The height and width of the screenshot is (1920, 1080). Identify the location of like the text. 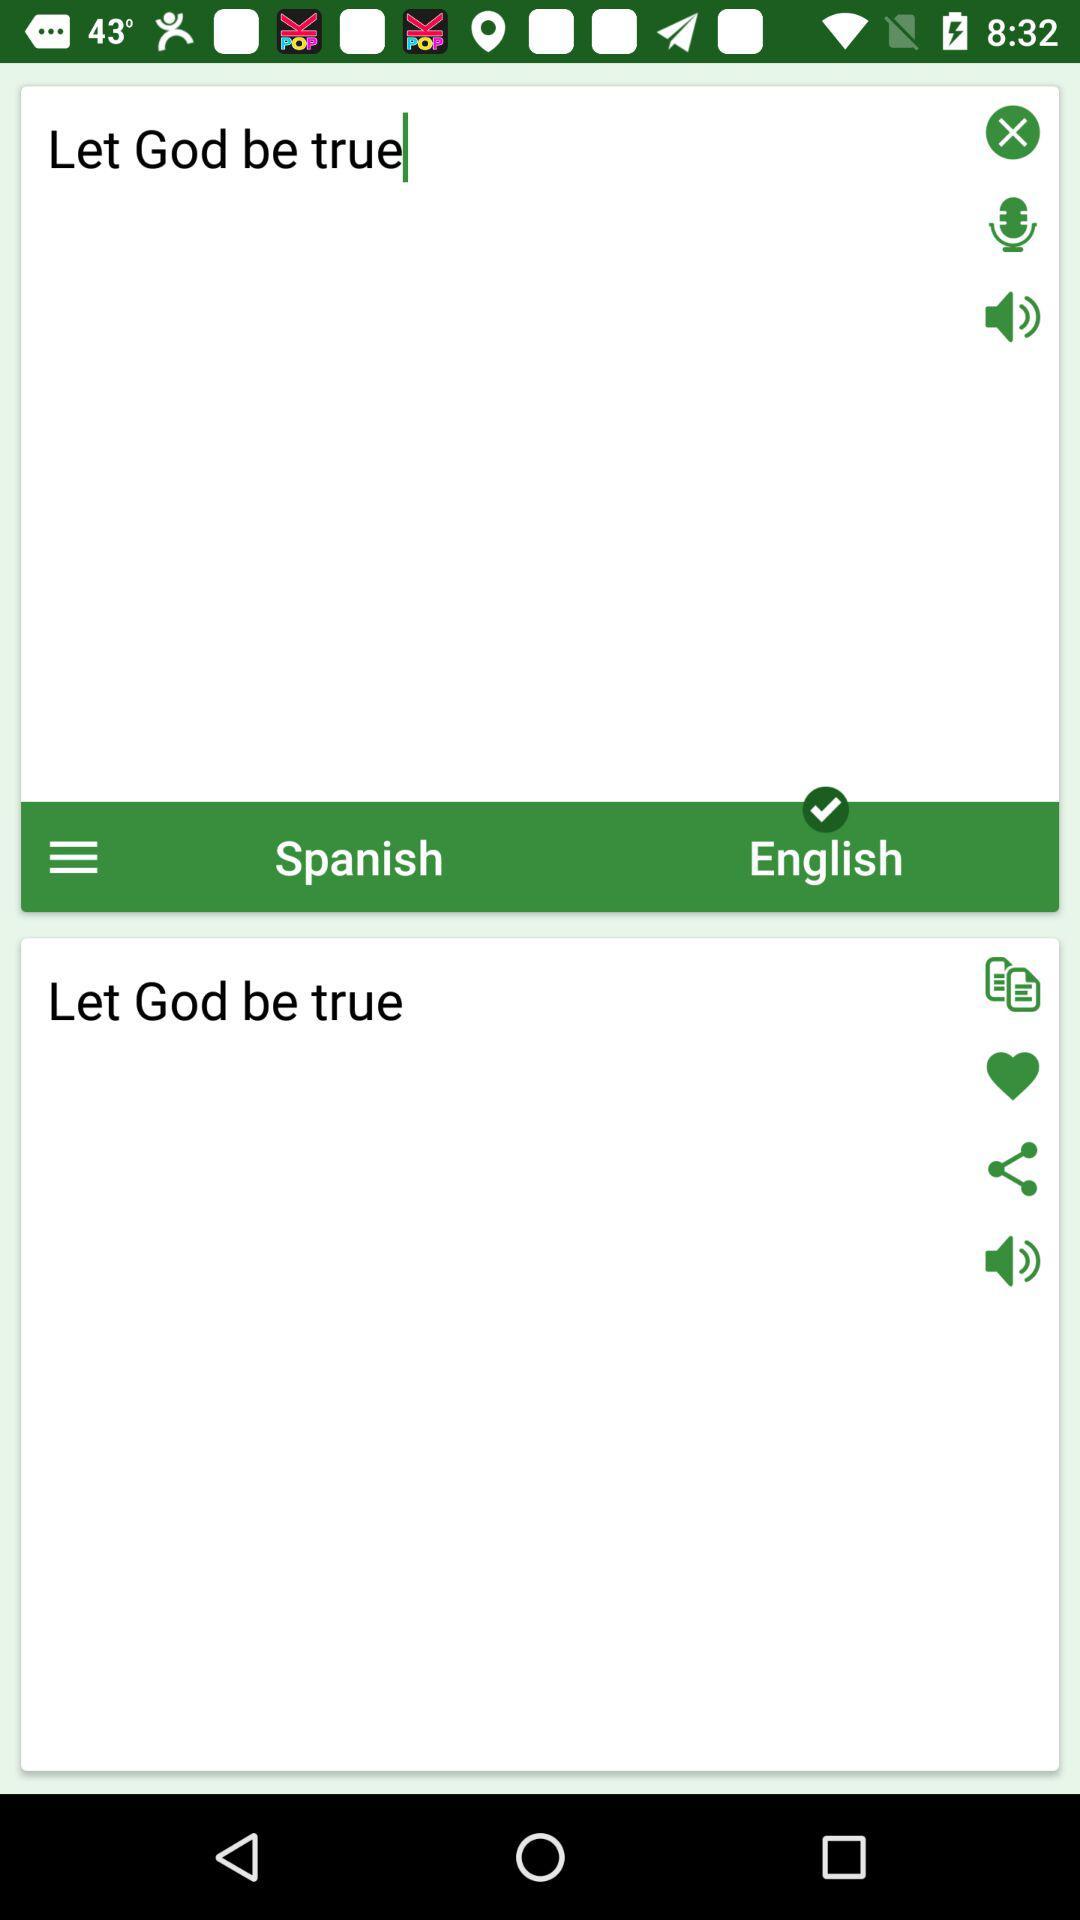
(1012, 1075).